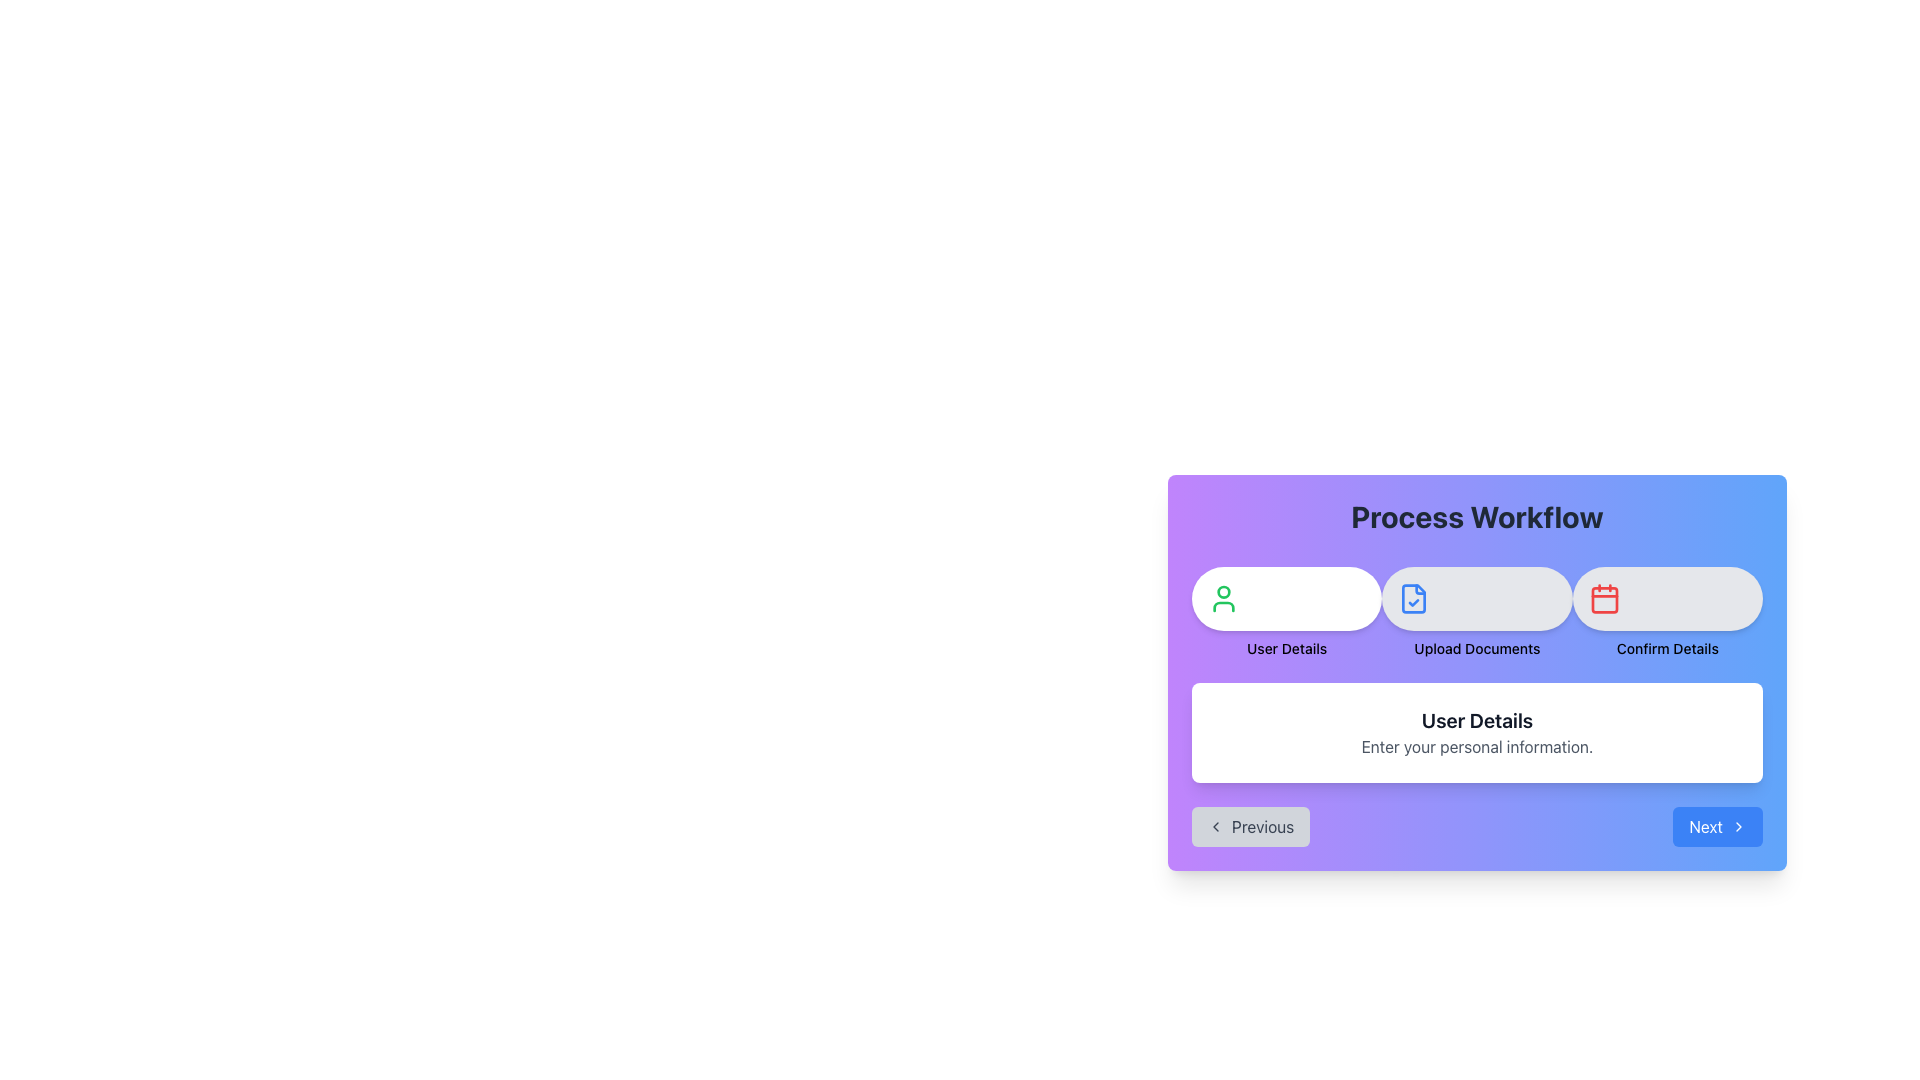 The height and width of the screenshot is (1080, 1920). Describe the element at coordinates (1477, 515) in the screenshot. I see `the text label that reads 'Process Workflow', which is prominently displayed in bold, large typography at the top center of a rectangular card-like component with a gradient background` at that location.